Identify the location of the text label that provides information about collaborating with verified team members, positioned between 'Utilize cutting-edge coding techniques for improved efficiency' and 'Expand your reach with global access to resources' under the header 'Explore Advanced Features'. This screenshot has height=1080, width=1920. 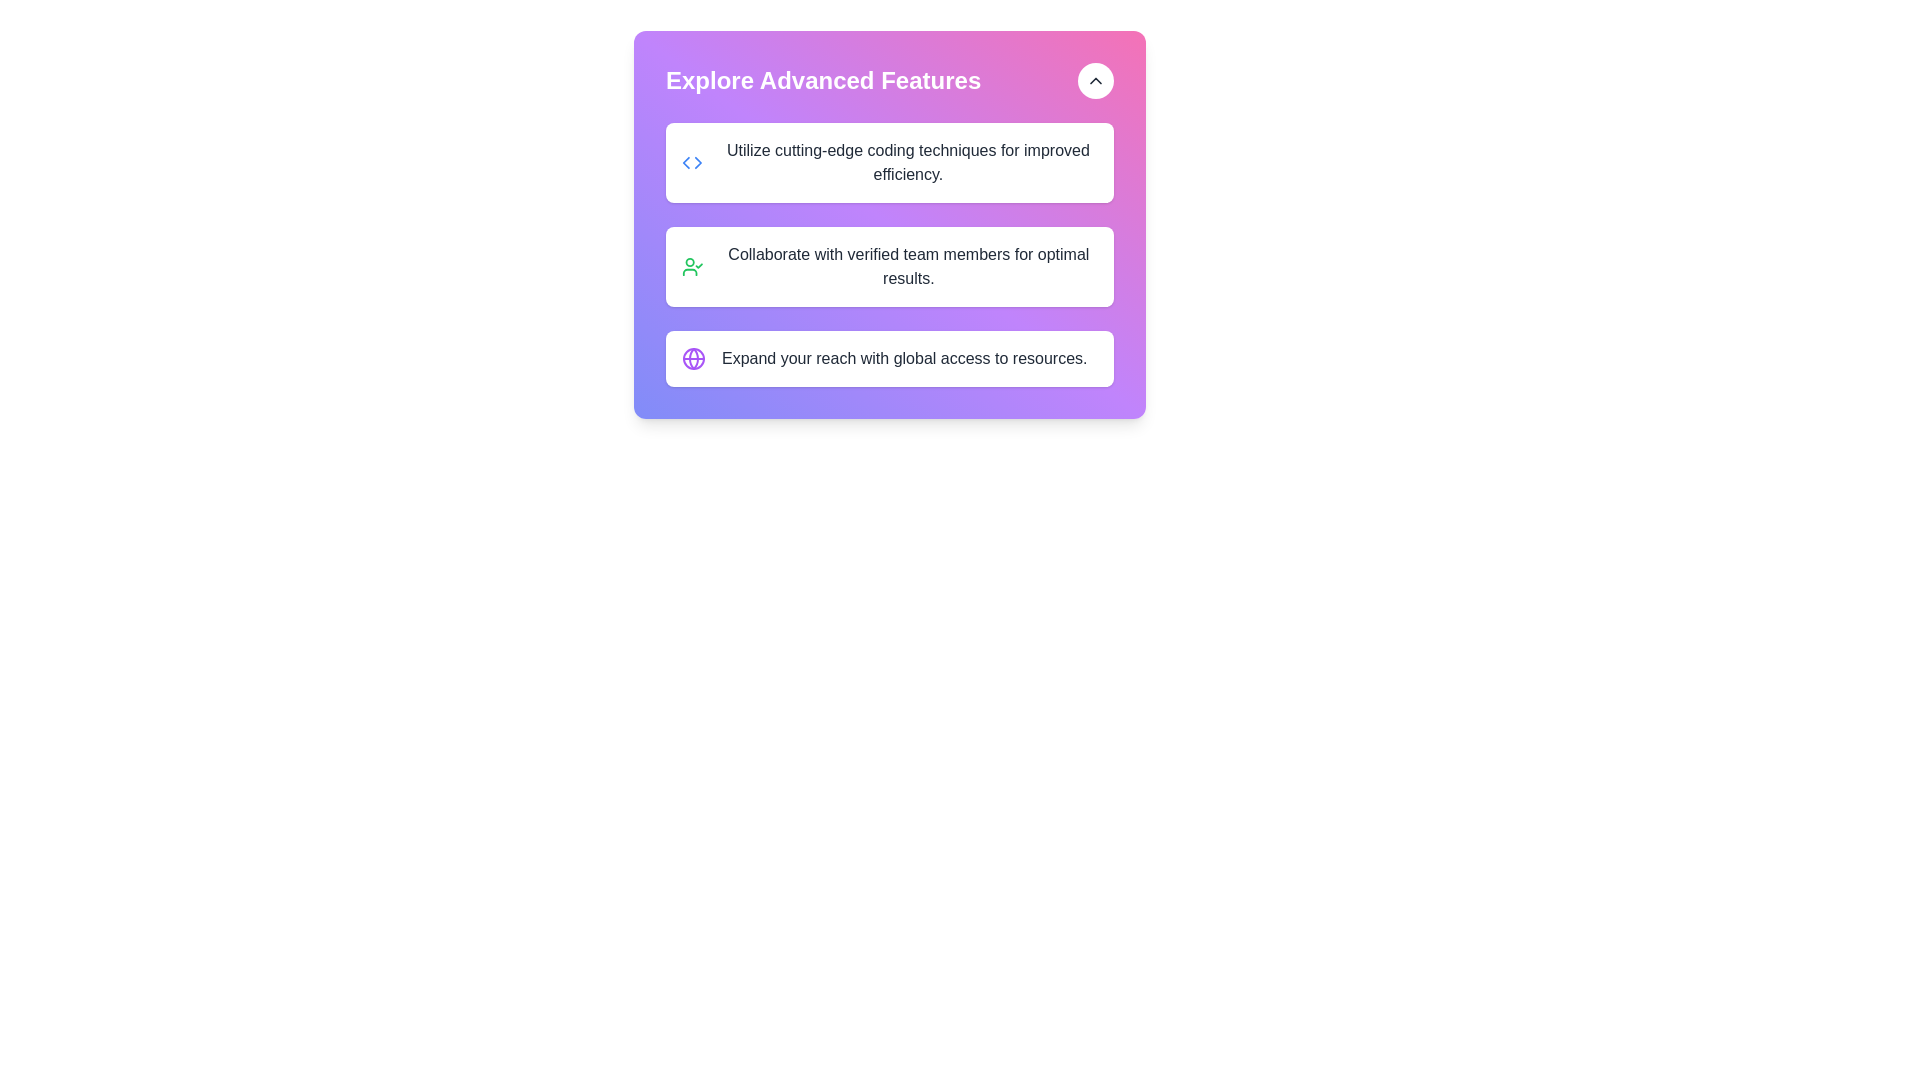
(907, 265).